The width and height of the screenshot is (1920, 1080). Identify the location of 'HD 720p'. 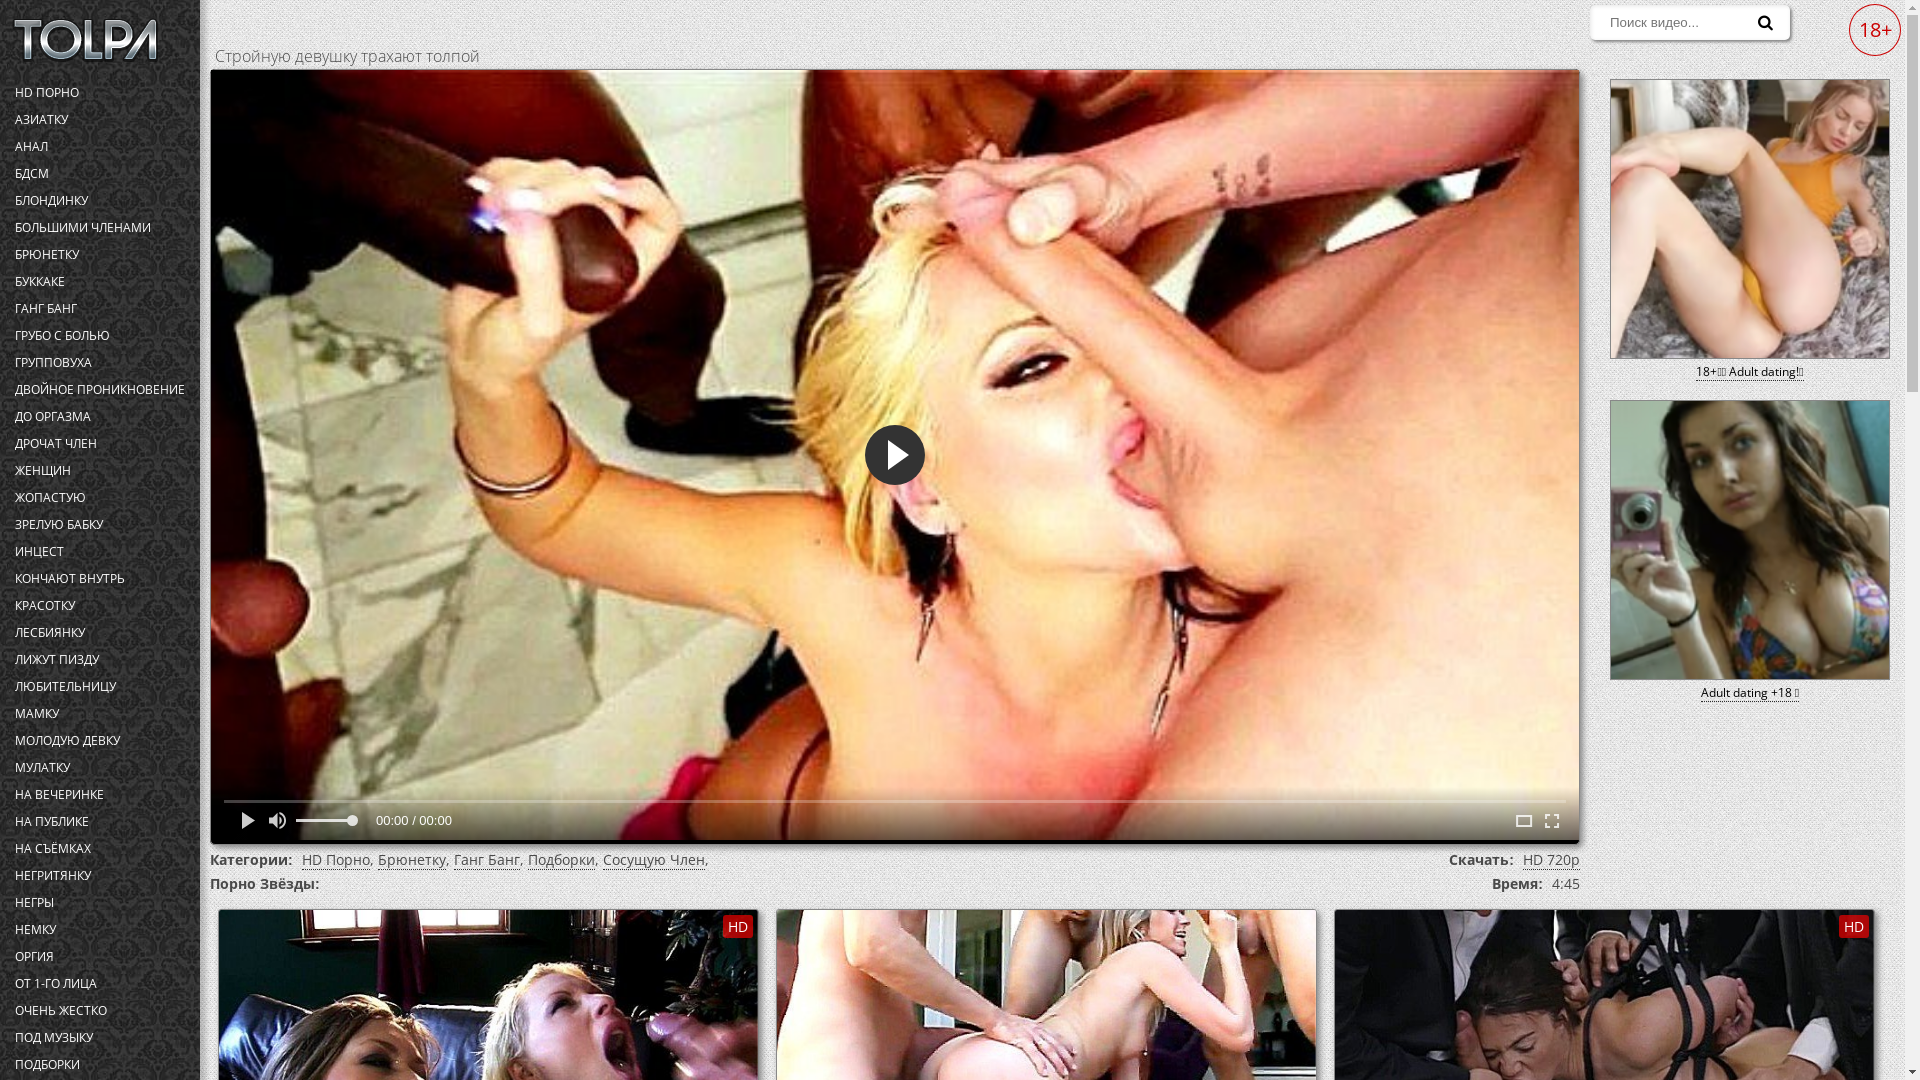
(1550, 859).